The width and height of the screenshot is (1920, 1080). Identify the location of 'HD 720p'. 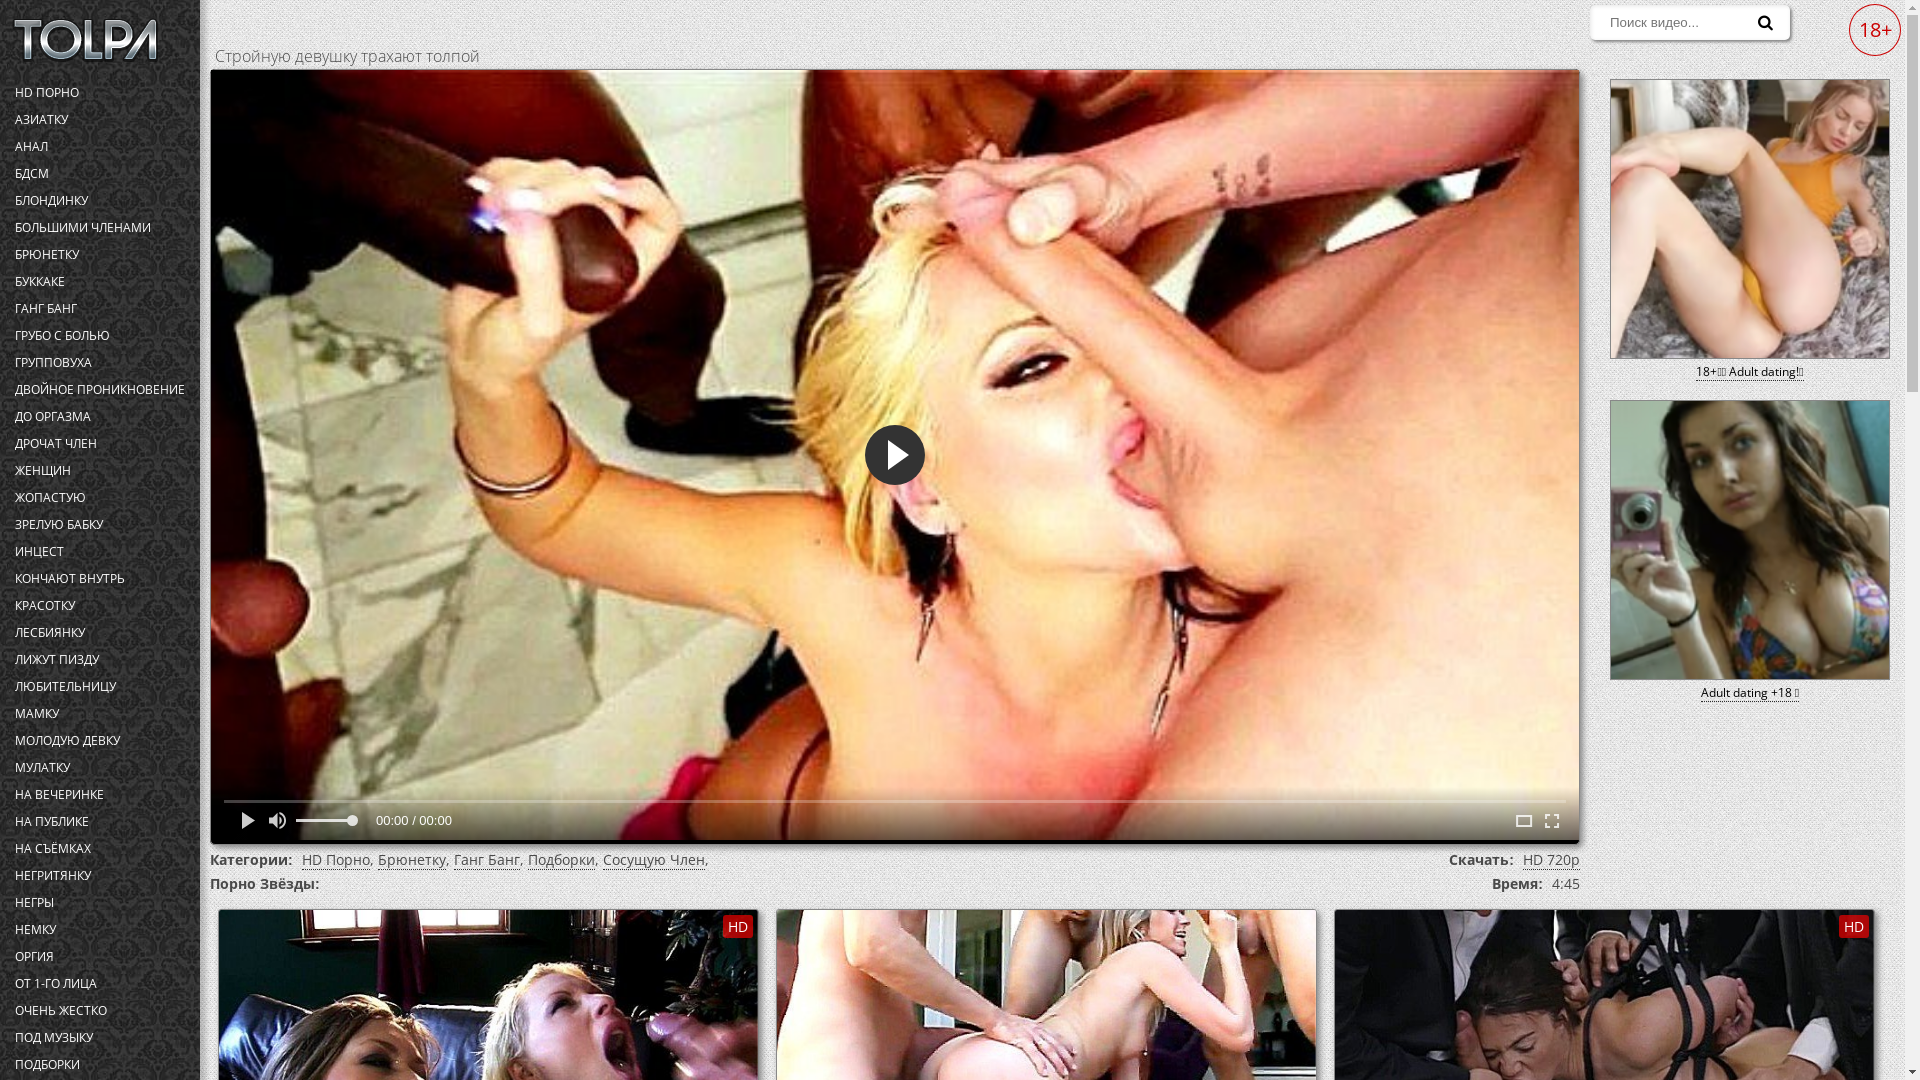
(1550, 859).